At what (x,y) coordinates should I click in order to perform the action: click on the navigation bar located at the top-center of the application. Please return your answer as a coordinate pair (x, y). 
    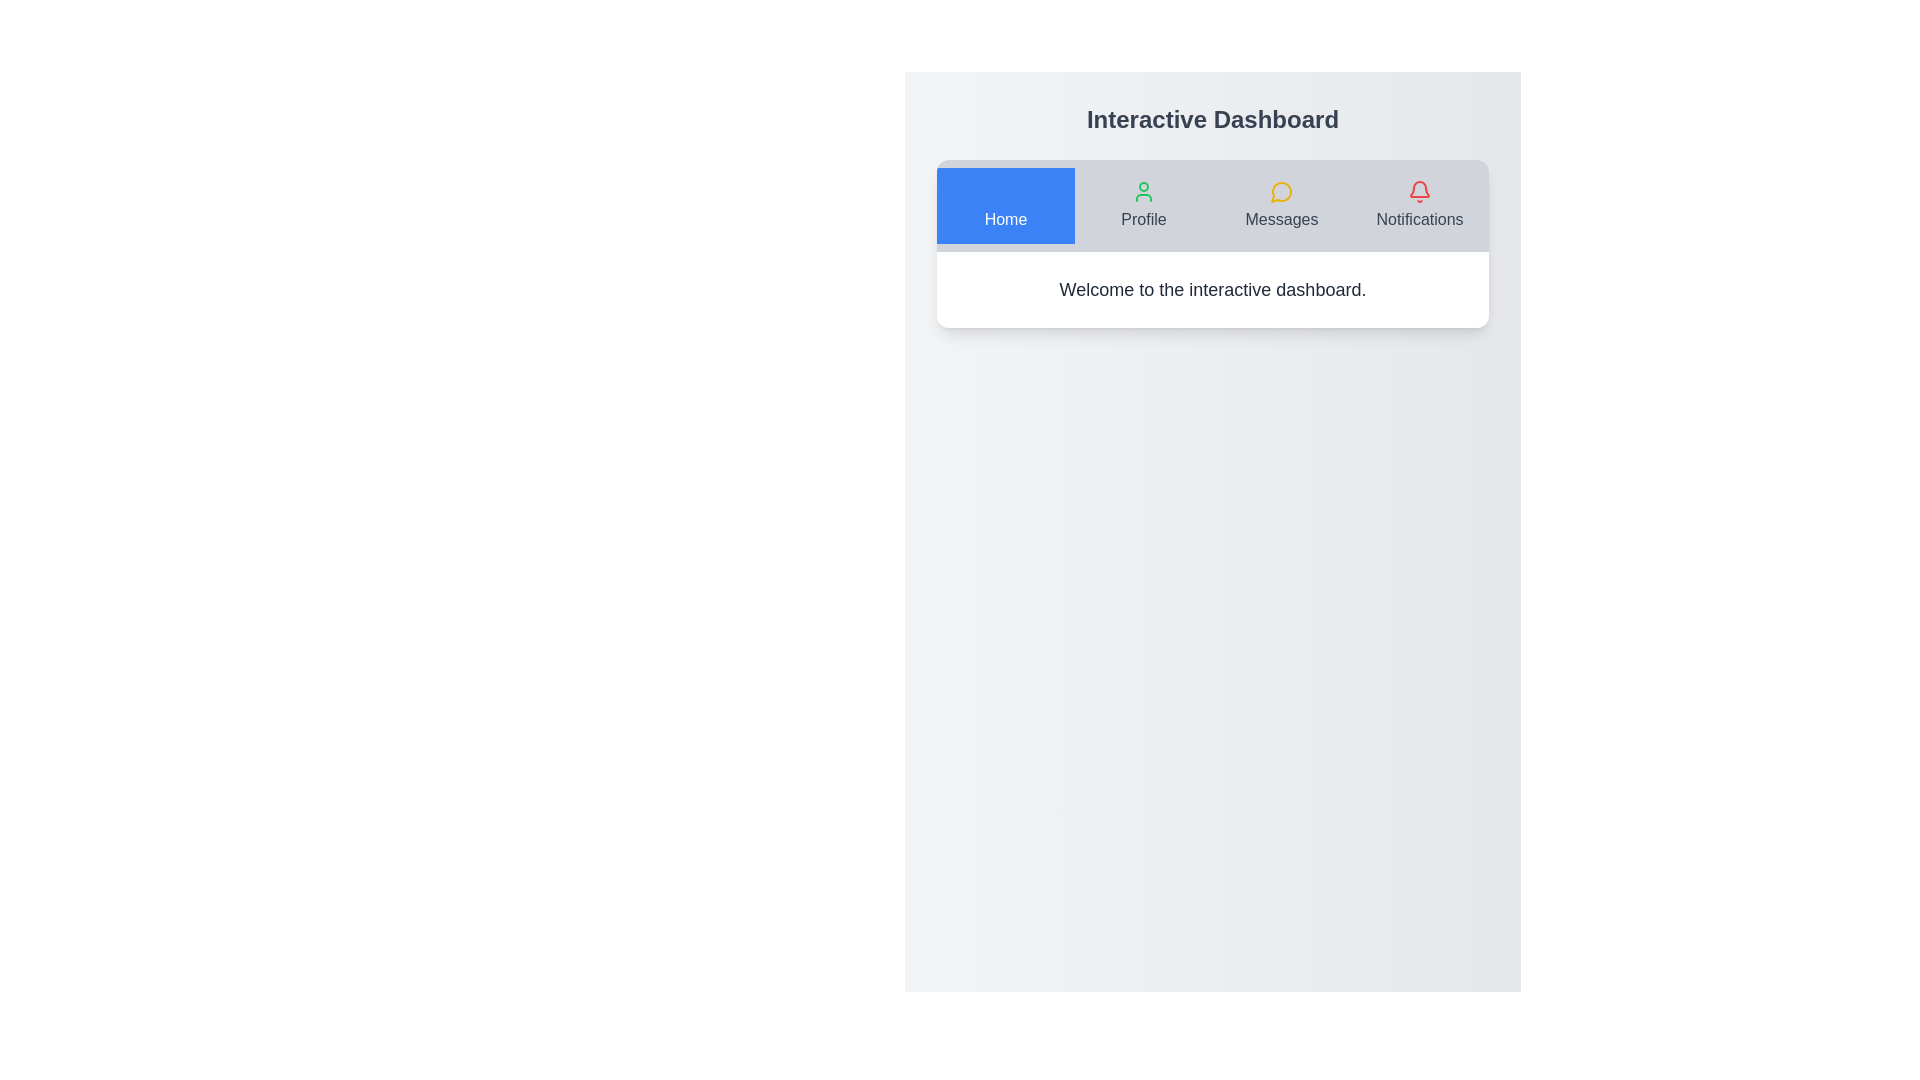
    Looking at the image, I should click on (1212, 205).